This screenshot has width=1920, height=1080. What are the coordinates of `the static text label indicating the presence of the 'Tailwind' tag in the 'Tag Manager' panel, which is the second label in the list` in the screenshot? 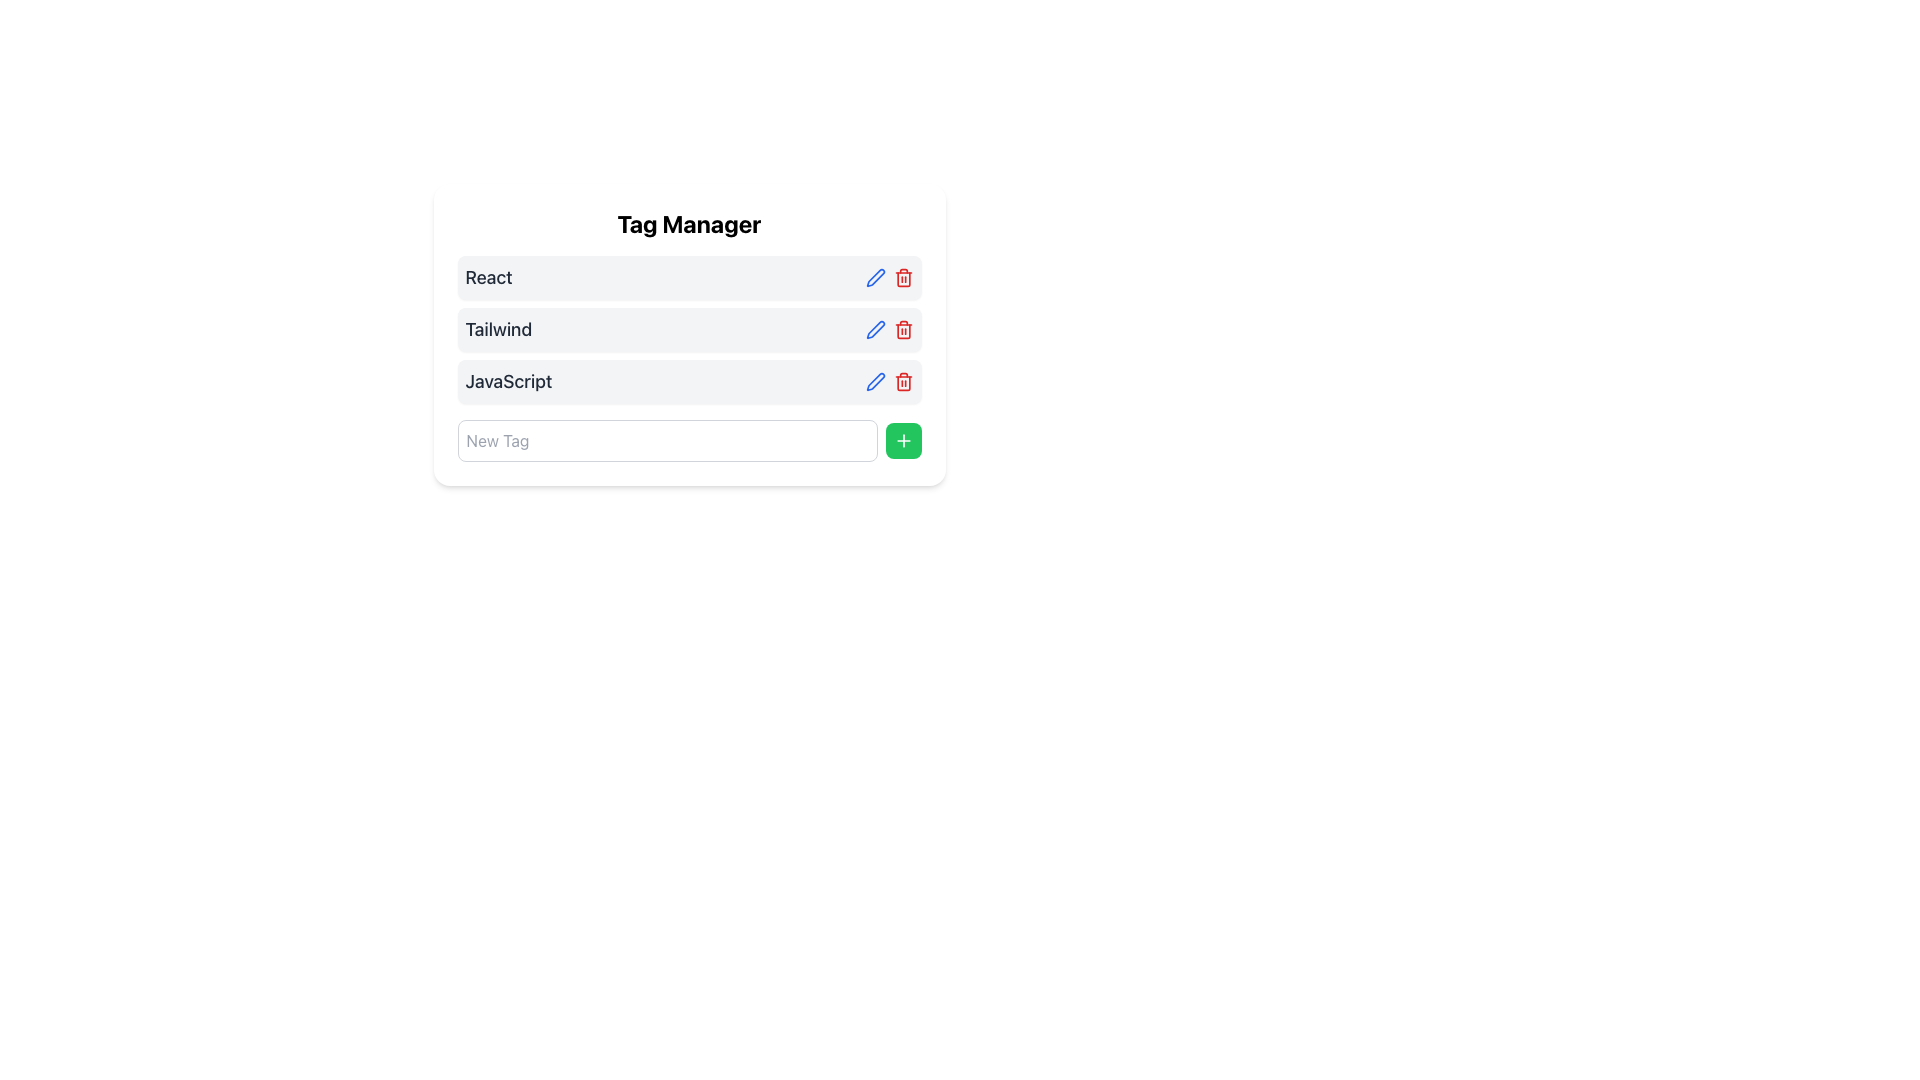 It's located at (498, 329).